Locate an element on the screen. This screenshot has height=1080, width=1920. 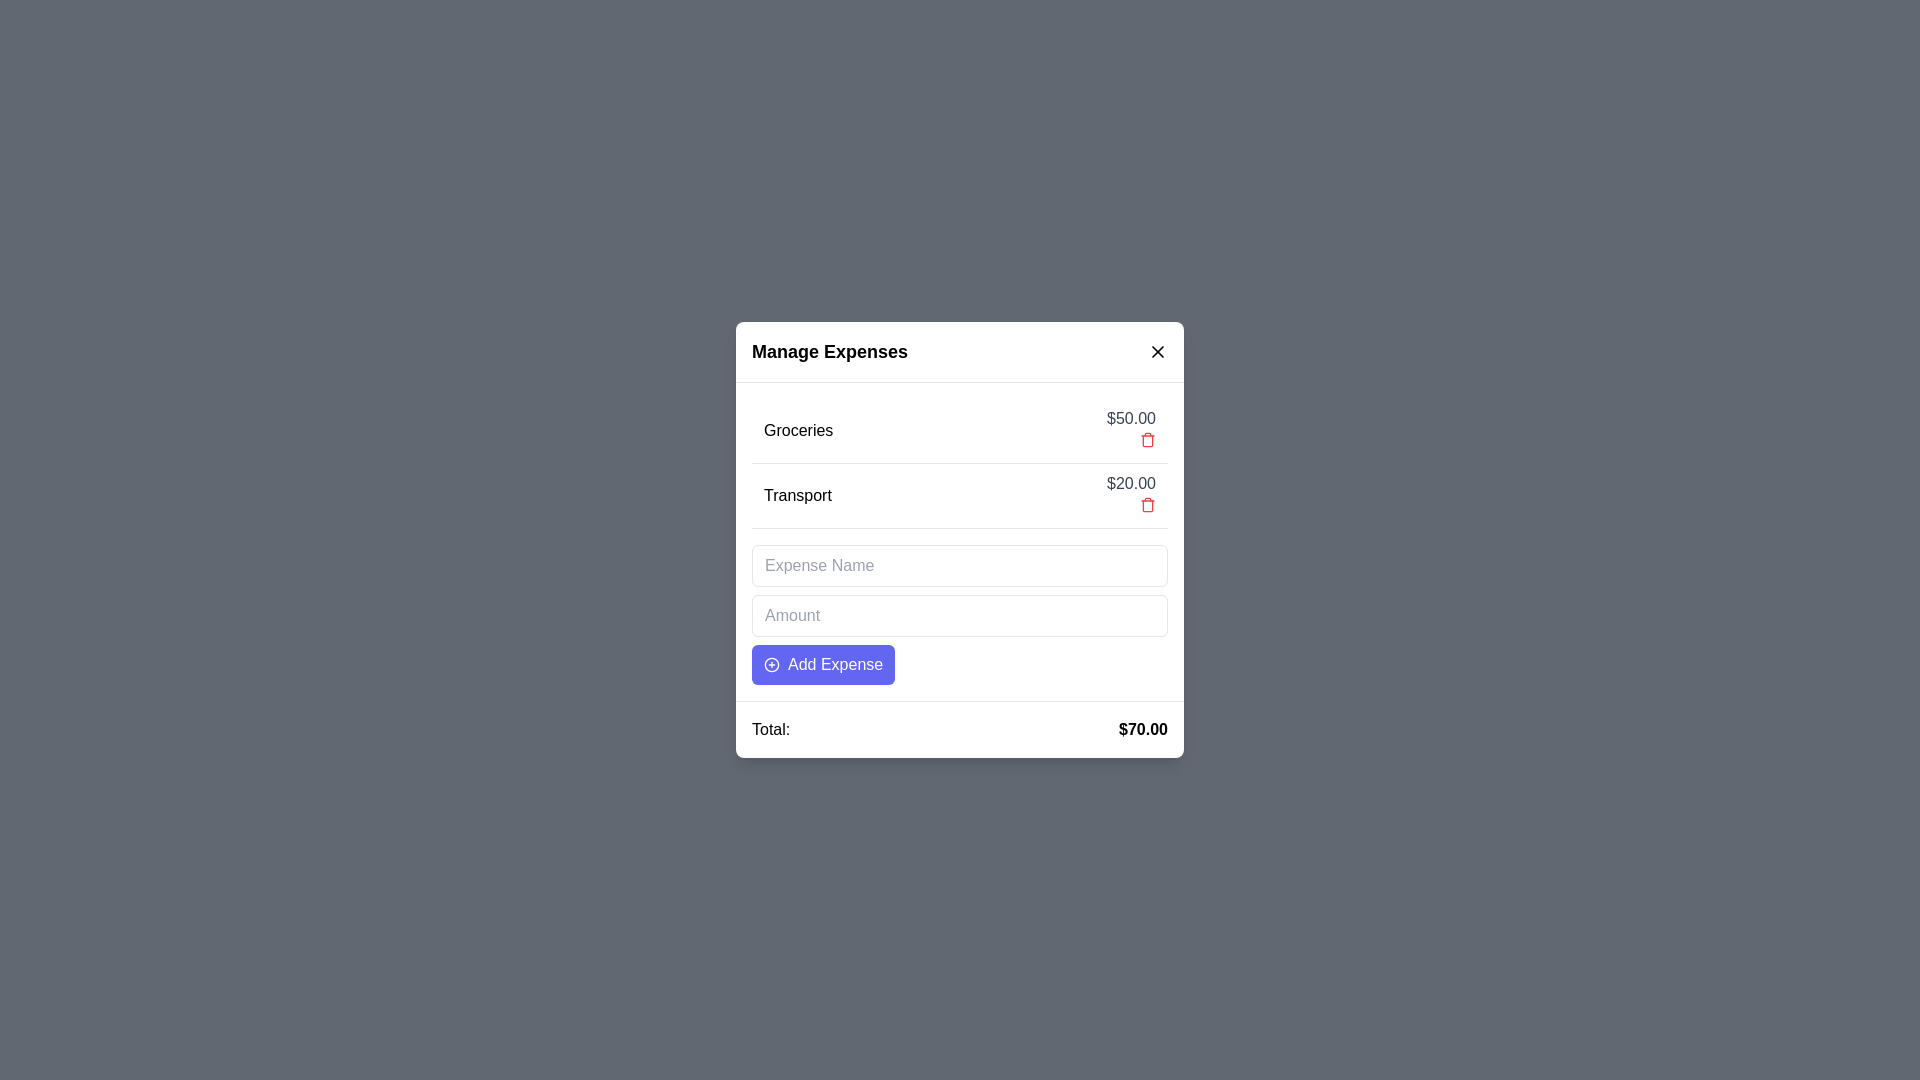
the 'close' button icon located at the top-right corner of the 'Manage Expenses' modal window is located at coordinates (1157, 350).